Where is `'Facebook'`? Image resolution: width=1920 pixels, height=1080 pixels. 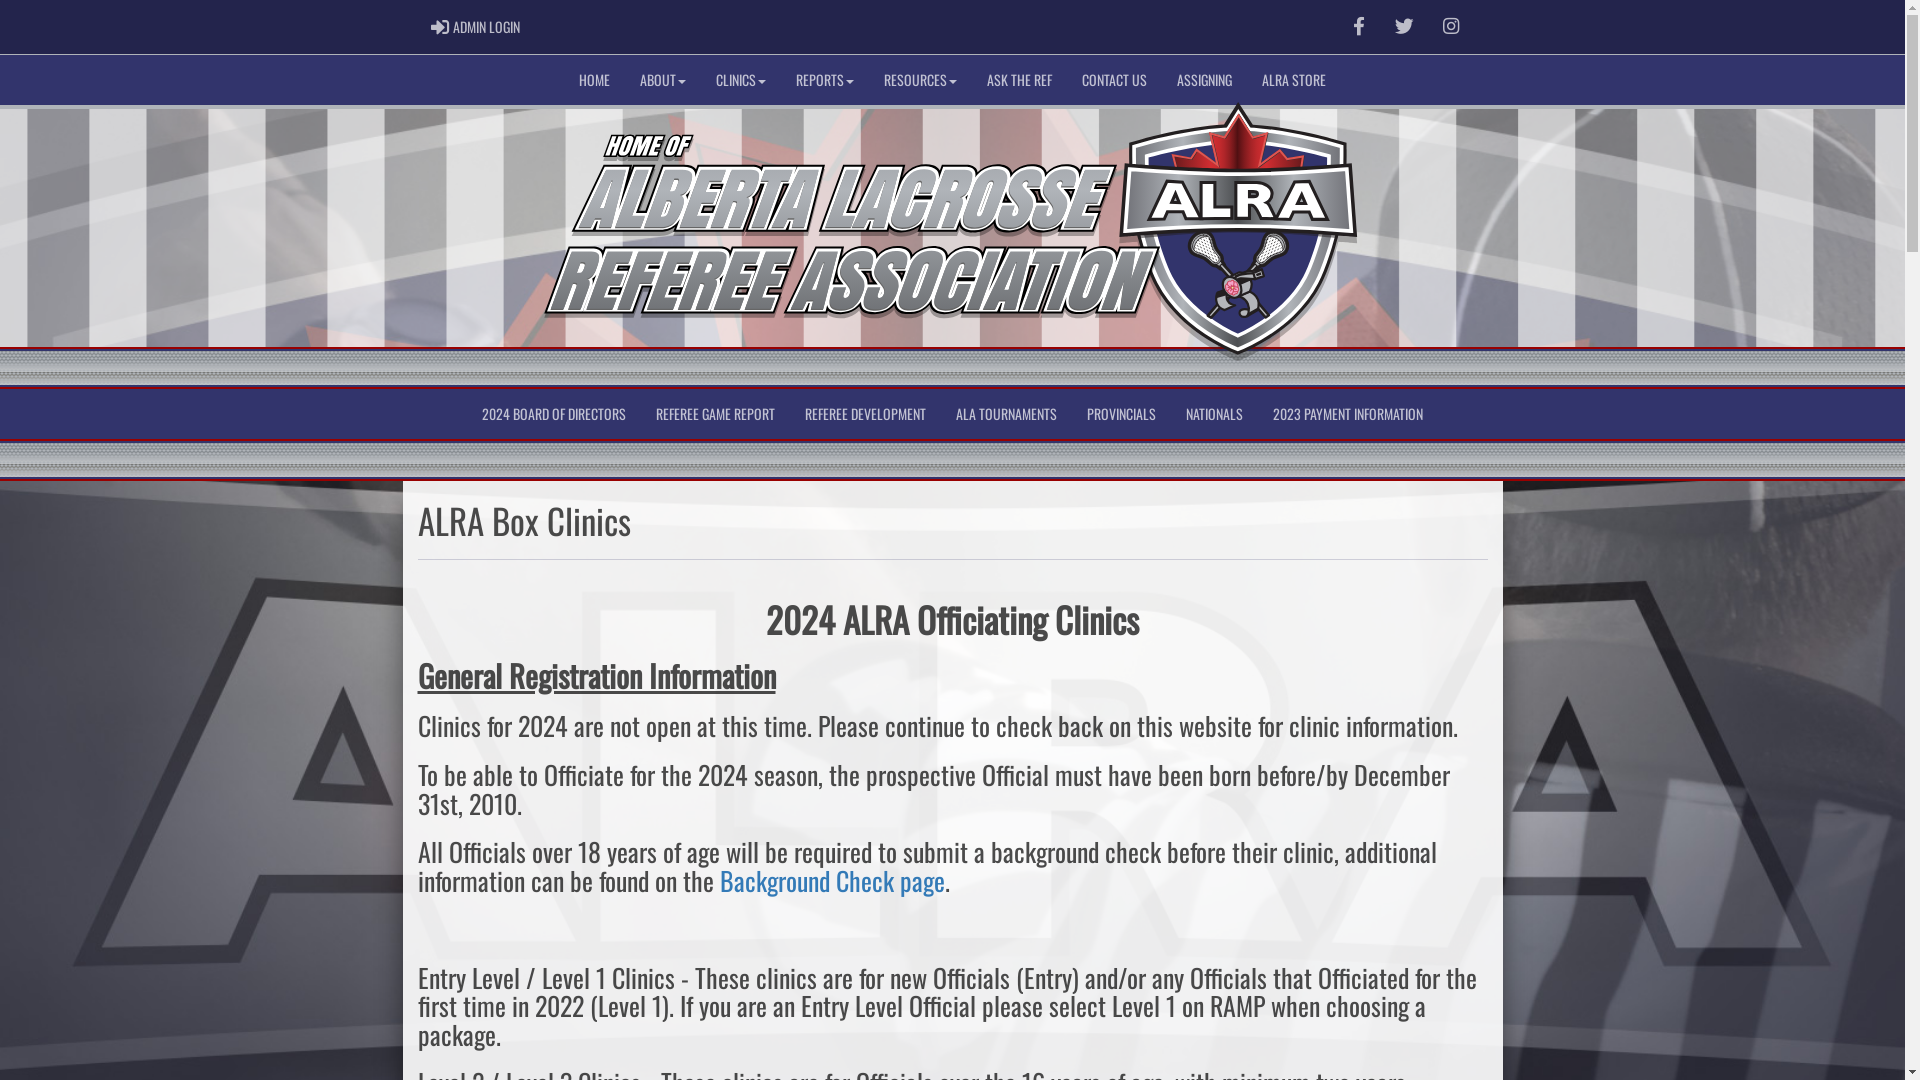
'Facebook' is located at coordinates (1358, 27).